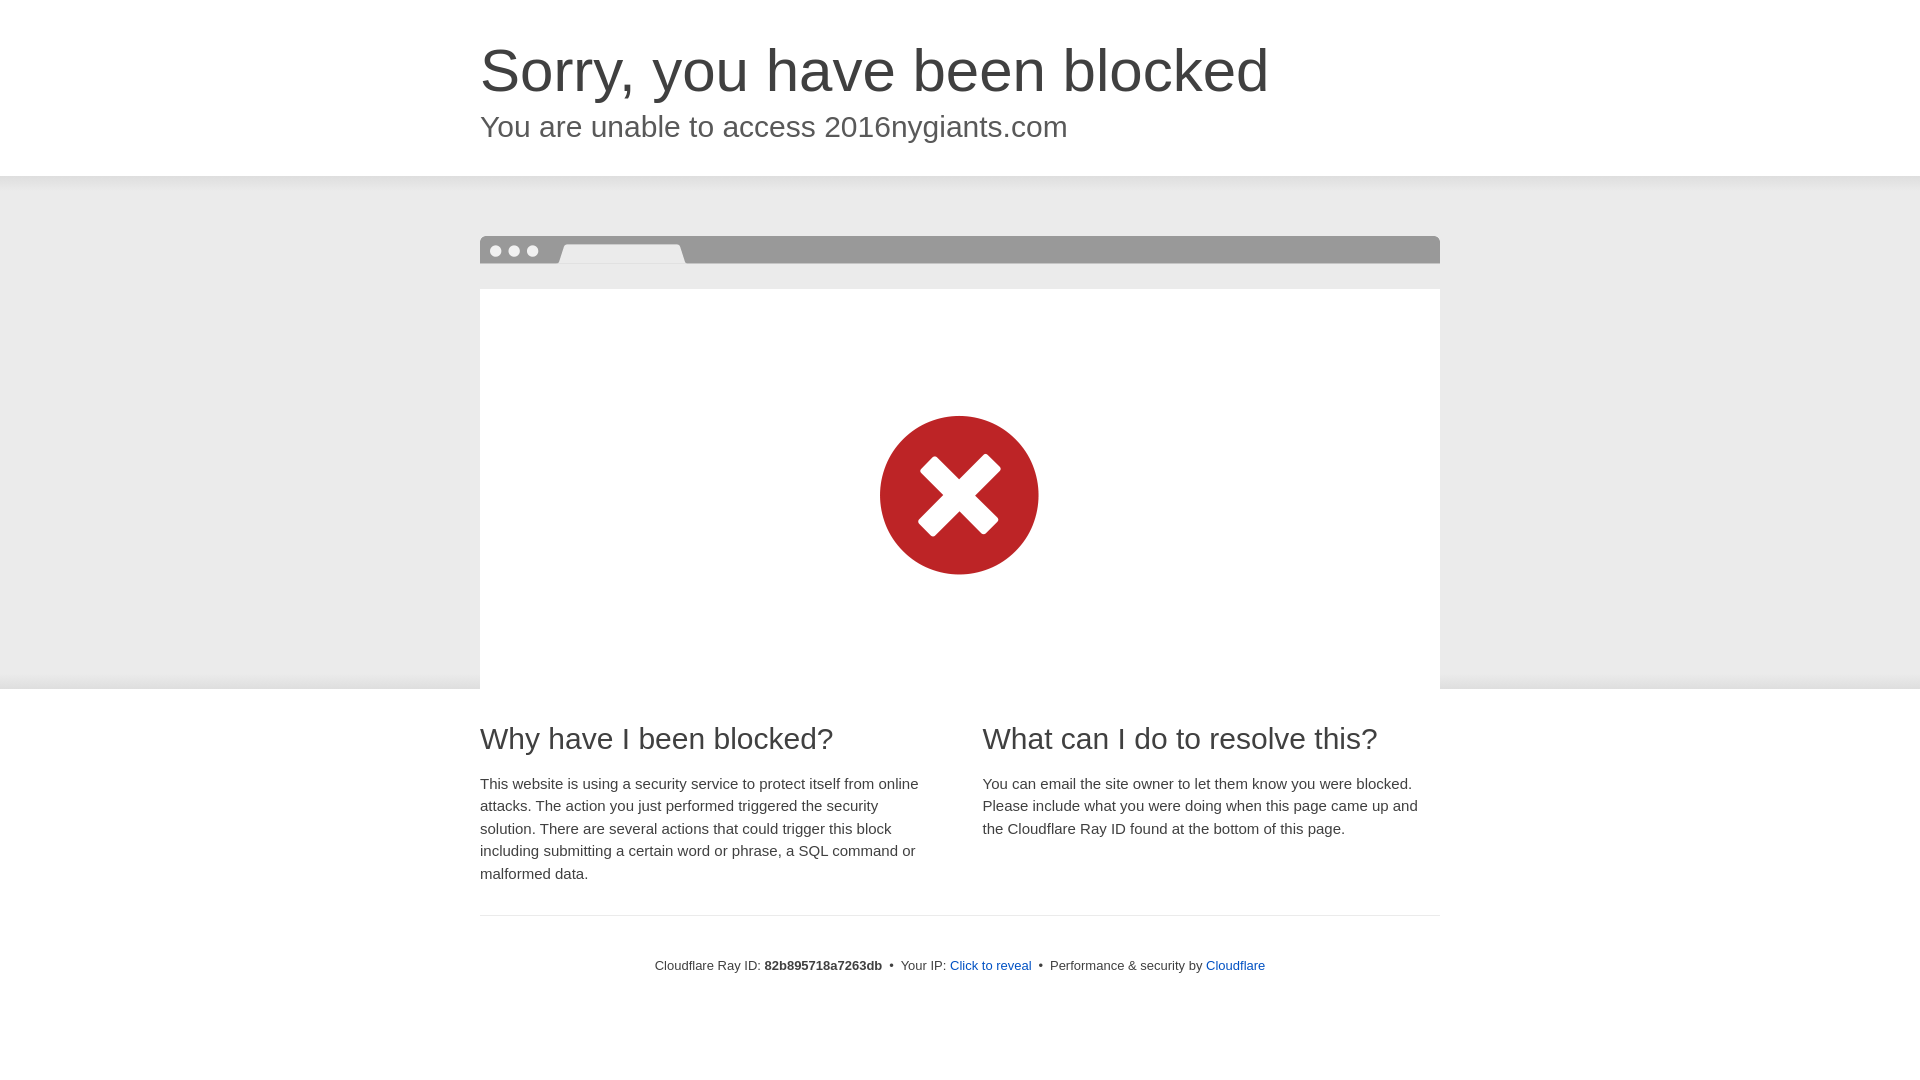 Image resolution: width=1920 pixels, height=1080 pixels. I want to click on 'Click to reveal', so click(990, 964).